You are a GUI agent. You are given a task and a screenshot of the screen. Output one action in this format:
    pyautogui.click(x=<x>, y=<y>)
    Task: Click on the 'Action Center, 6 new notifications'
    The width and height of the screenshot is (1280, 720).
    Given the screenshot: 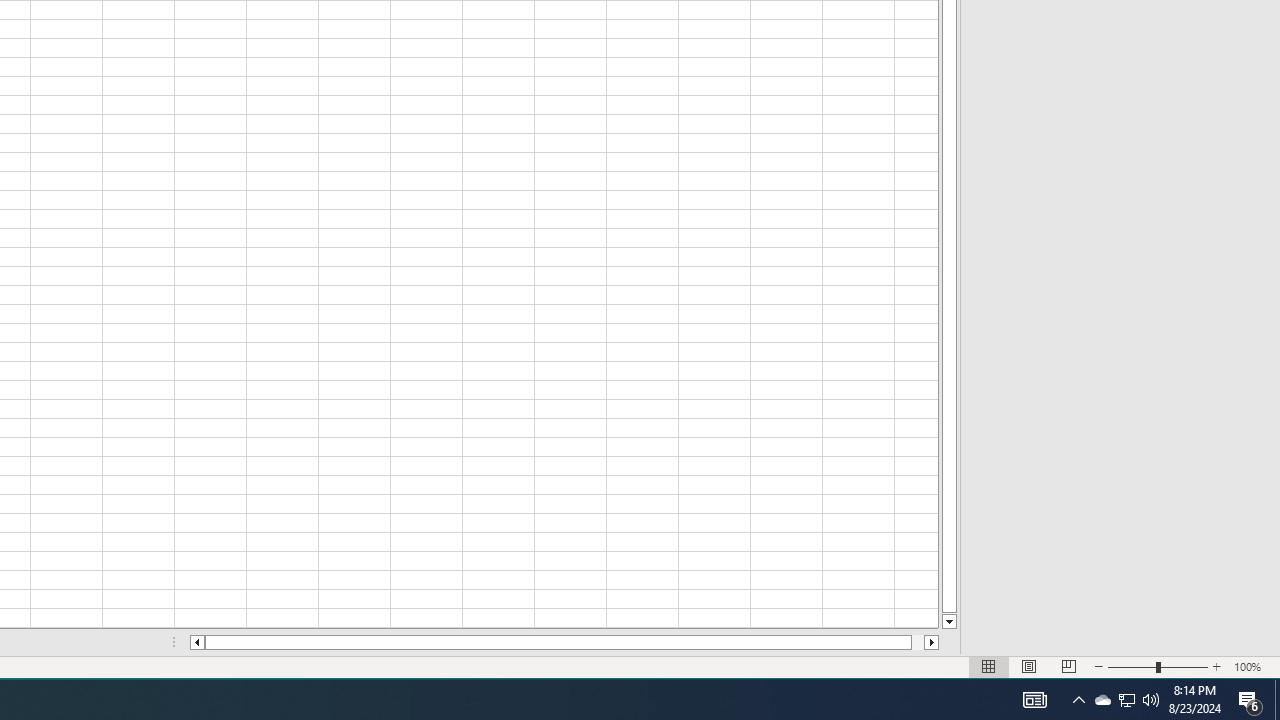 What is the action you would take?
    pyautogui.click(x=1250, y=698)
    